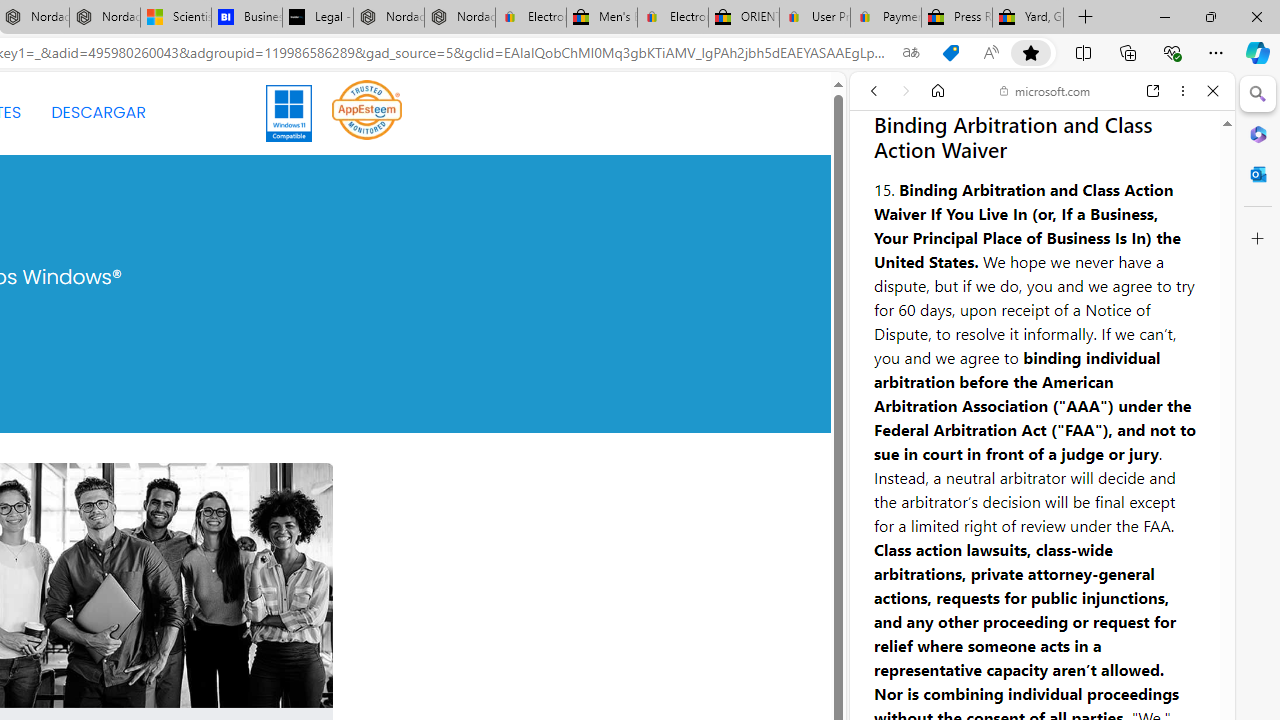 The image size is (1280, 720). Describe the element at coordinates (97, 113) in the screenshot. I see `'DESCARGAR'` at that location.